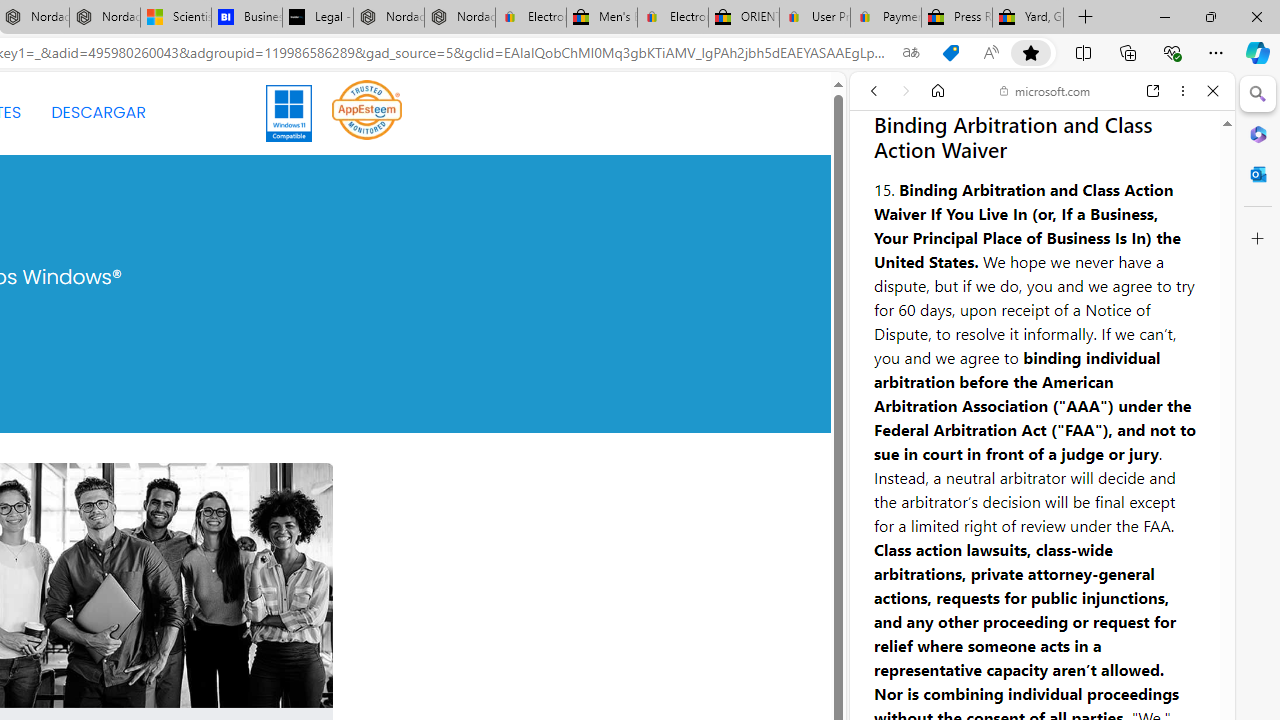 The image size is (1280, 720). Describe the element at coordinates (97, 113) in the screenshot. I see `'DESCARGAR'` at that location.